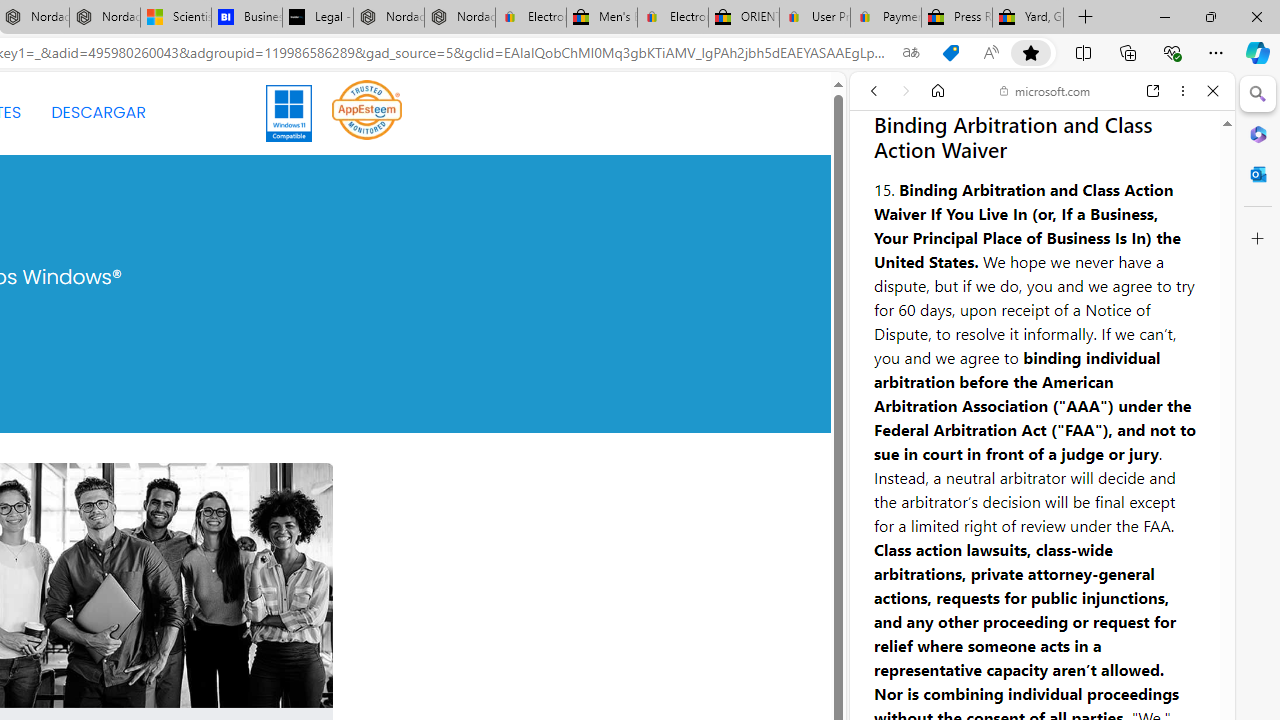 The image size is (1280, 720). Describe the element at coordinates (97, 113) in the screenshot. I see `'DESCARGAR'` at that location.